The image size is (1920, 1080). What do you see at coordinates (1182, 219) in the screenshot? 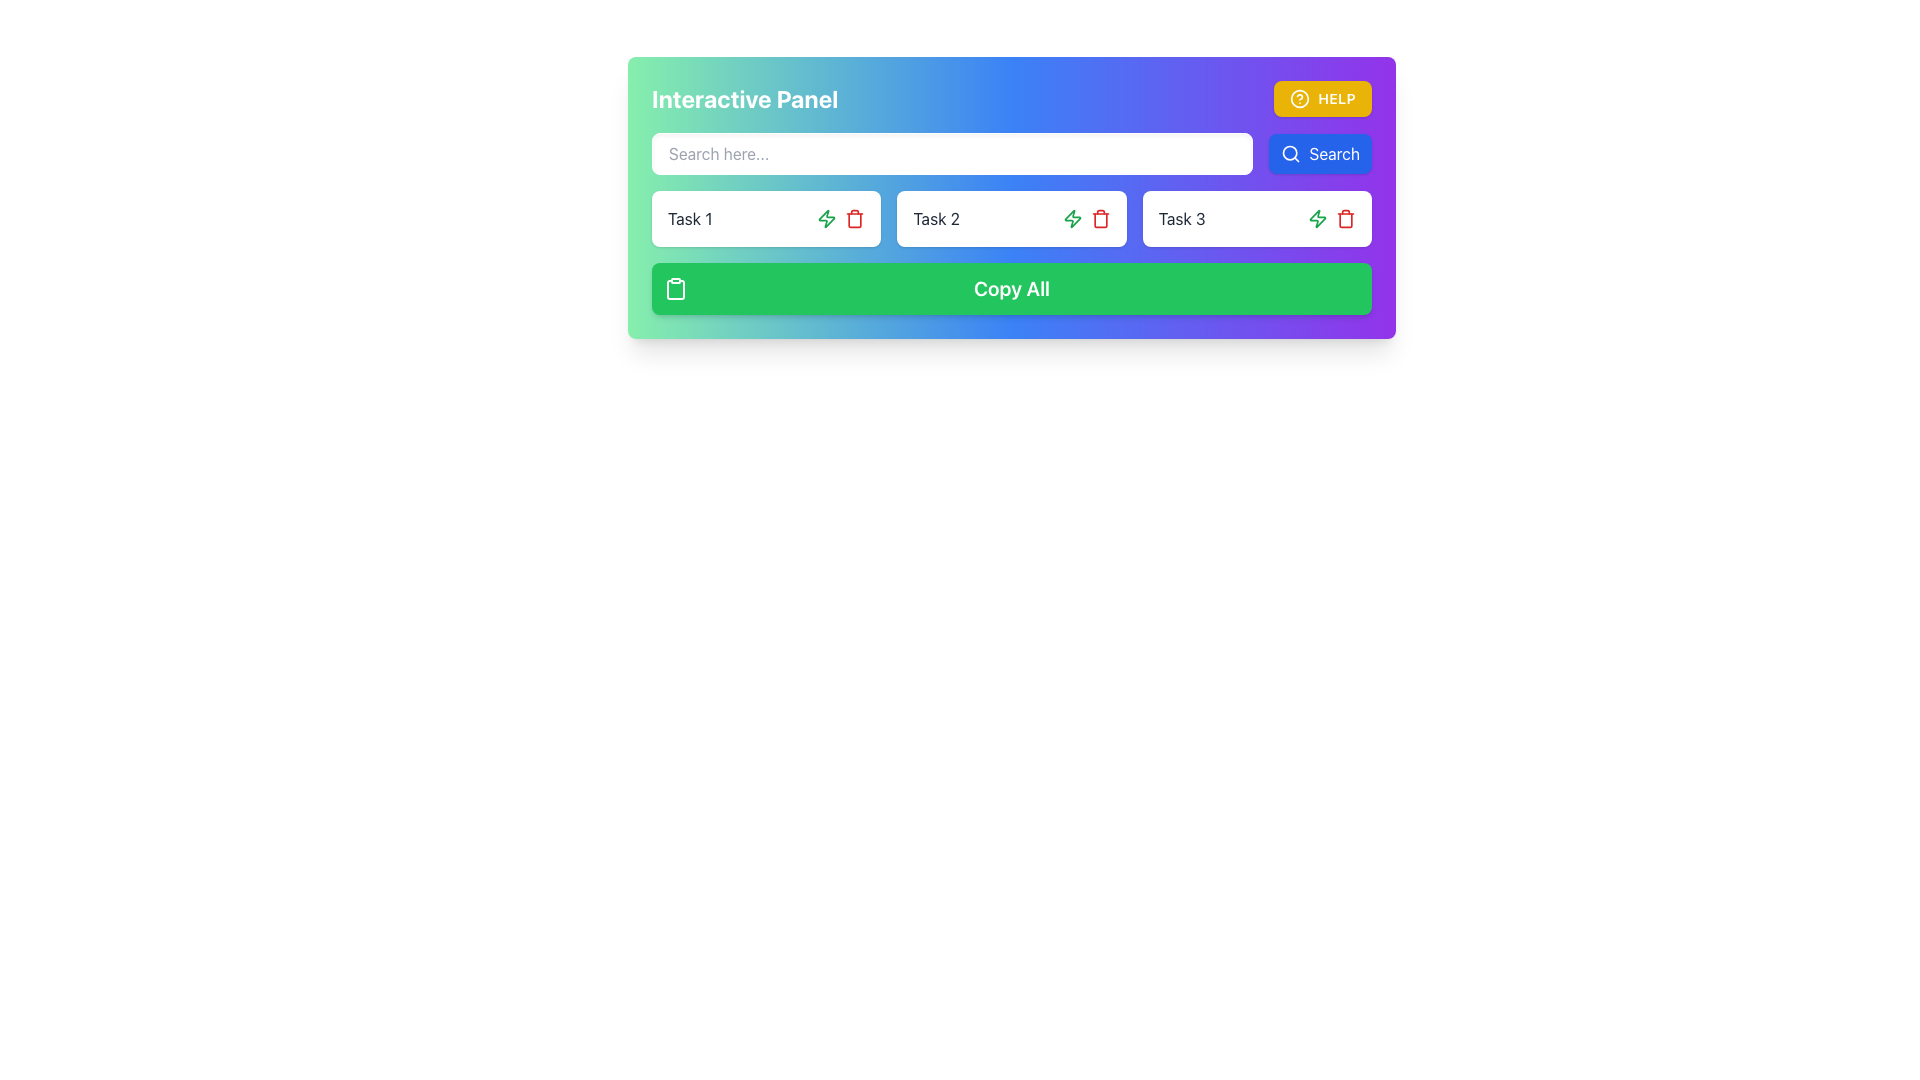
I see `the third task label in the horizontal series located within the blue and green gradient panel near the bottom` at bounding box center [1182, 219].